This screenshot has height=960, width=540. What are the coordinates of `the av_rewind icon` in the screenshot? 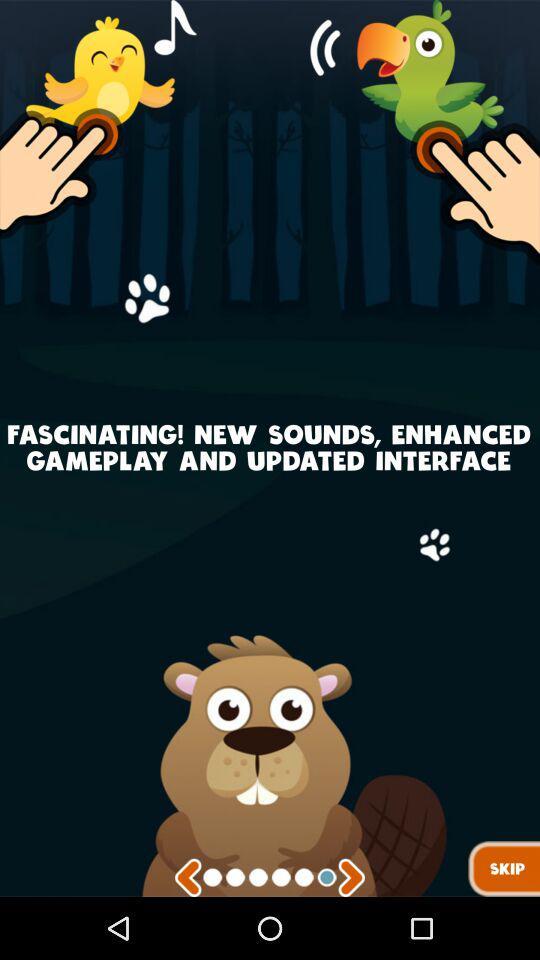 It's located at (188, 939).